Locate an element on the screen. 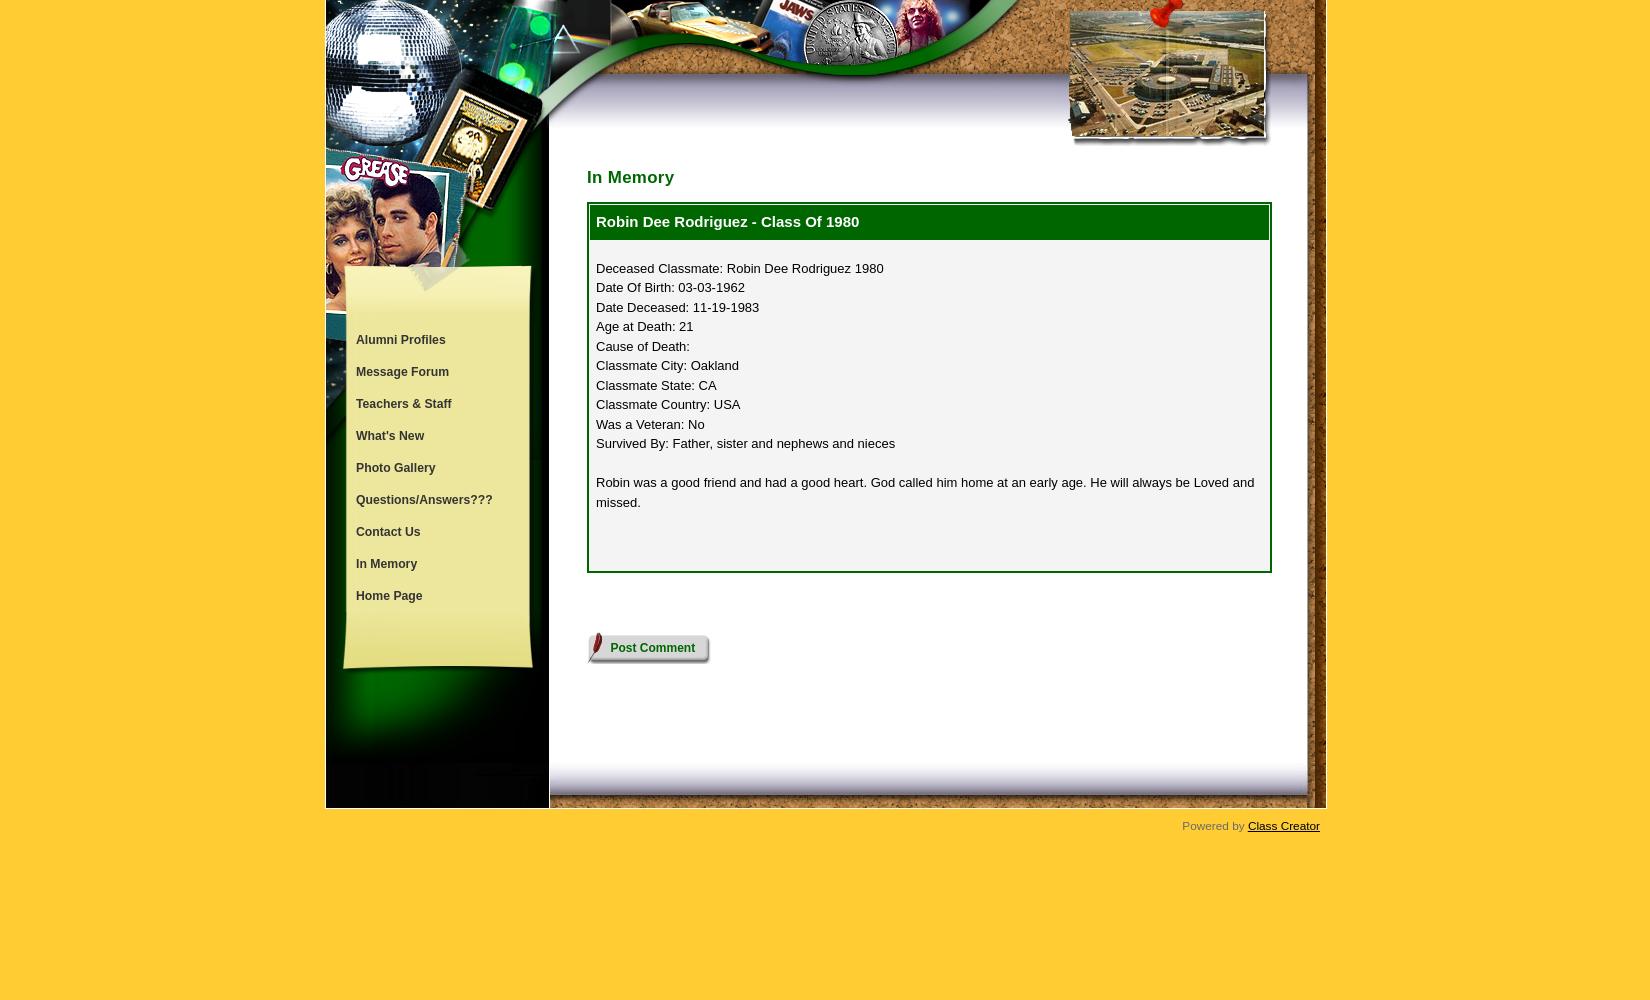 This screenshot has height=1000, width=1650. 'What's New' is located at coordinates (356, 436).